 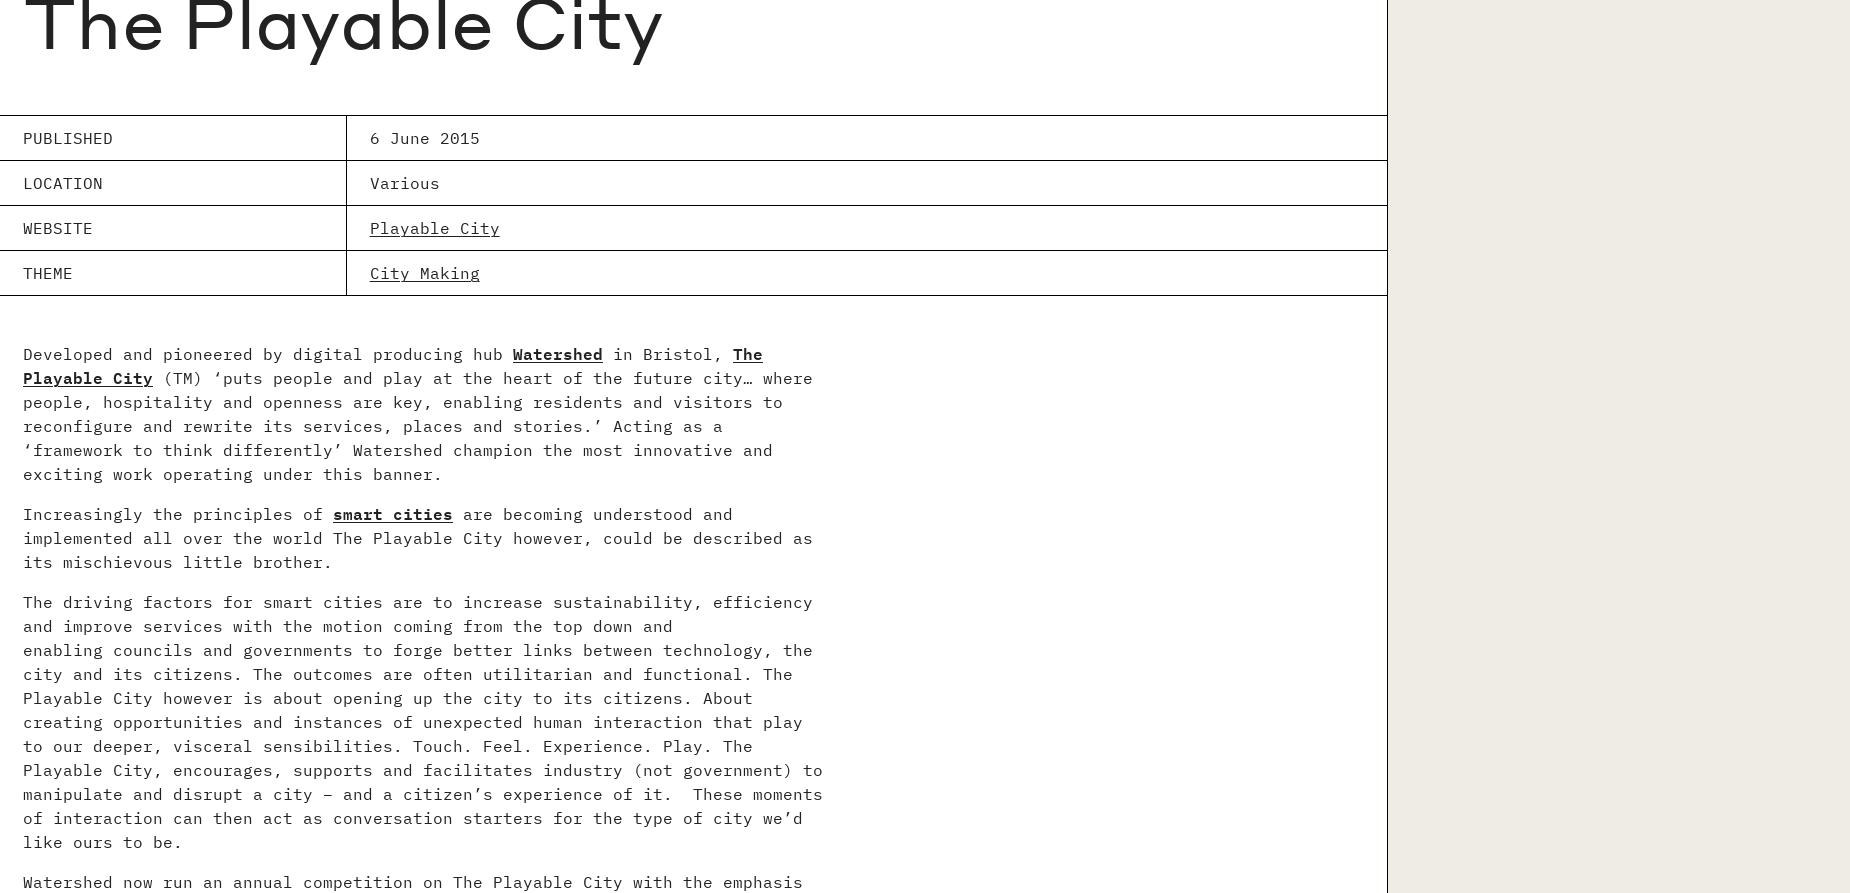 What do you see at coordinates (668, 353) in the screenshot?
I see `'in Bristol,'` at bounding box center [668, 353].